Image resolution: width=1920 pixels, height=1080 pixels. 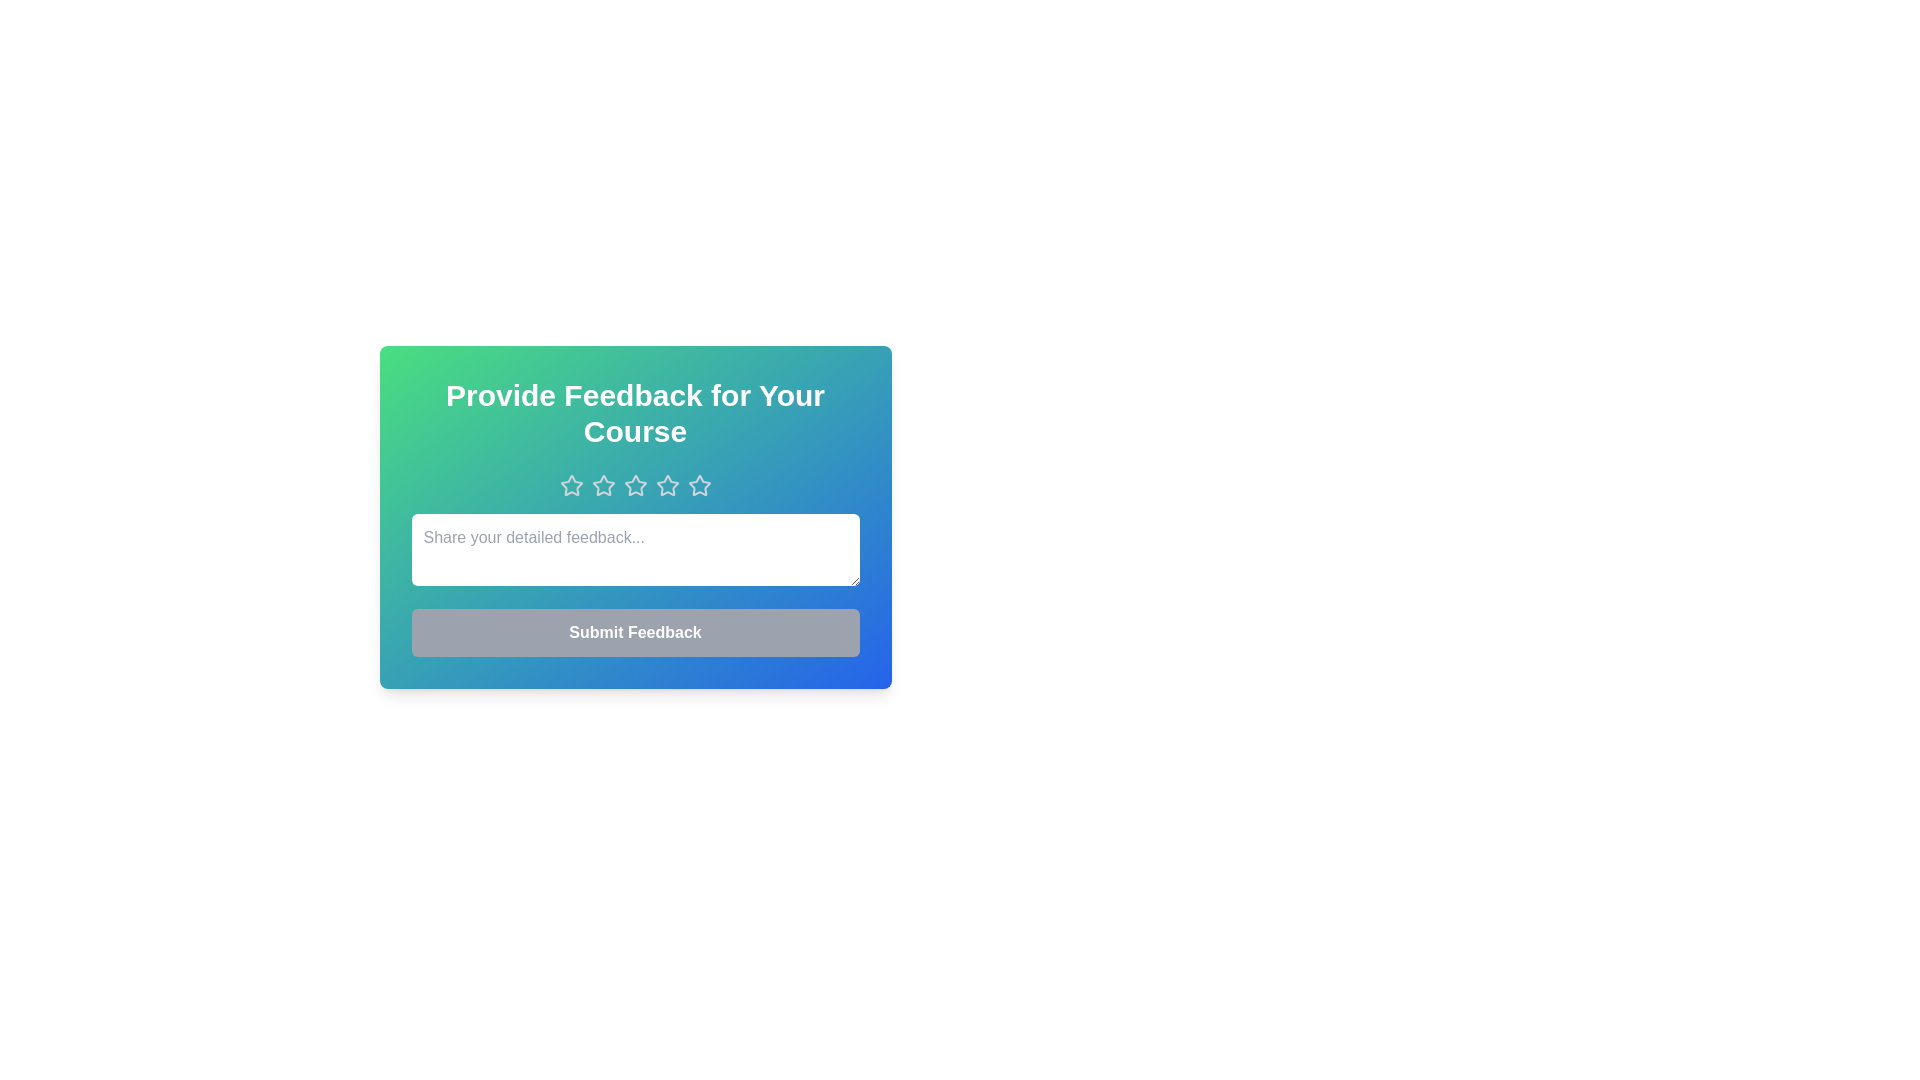 What do you see at coordinates (699, 486) in the screenshot?
I see `the star corresponding to the rating 5 to set it` at bounding box center [699, 486].